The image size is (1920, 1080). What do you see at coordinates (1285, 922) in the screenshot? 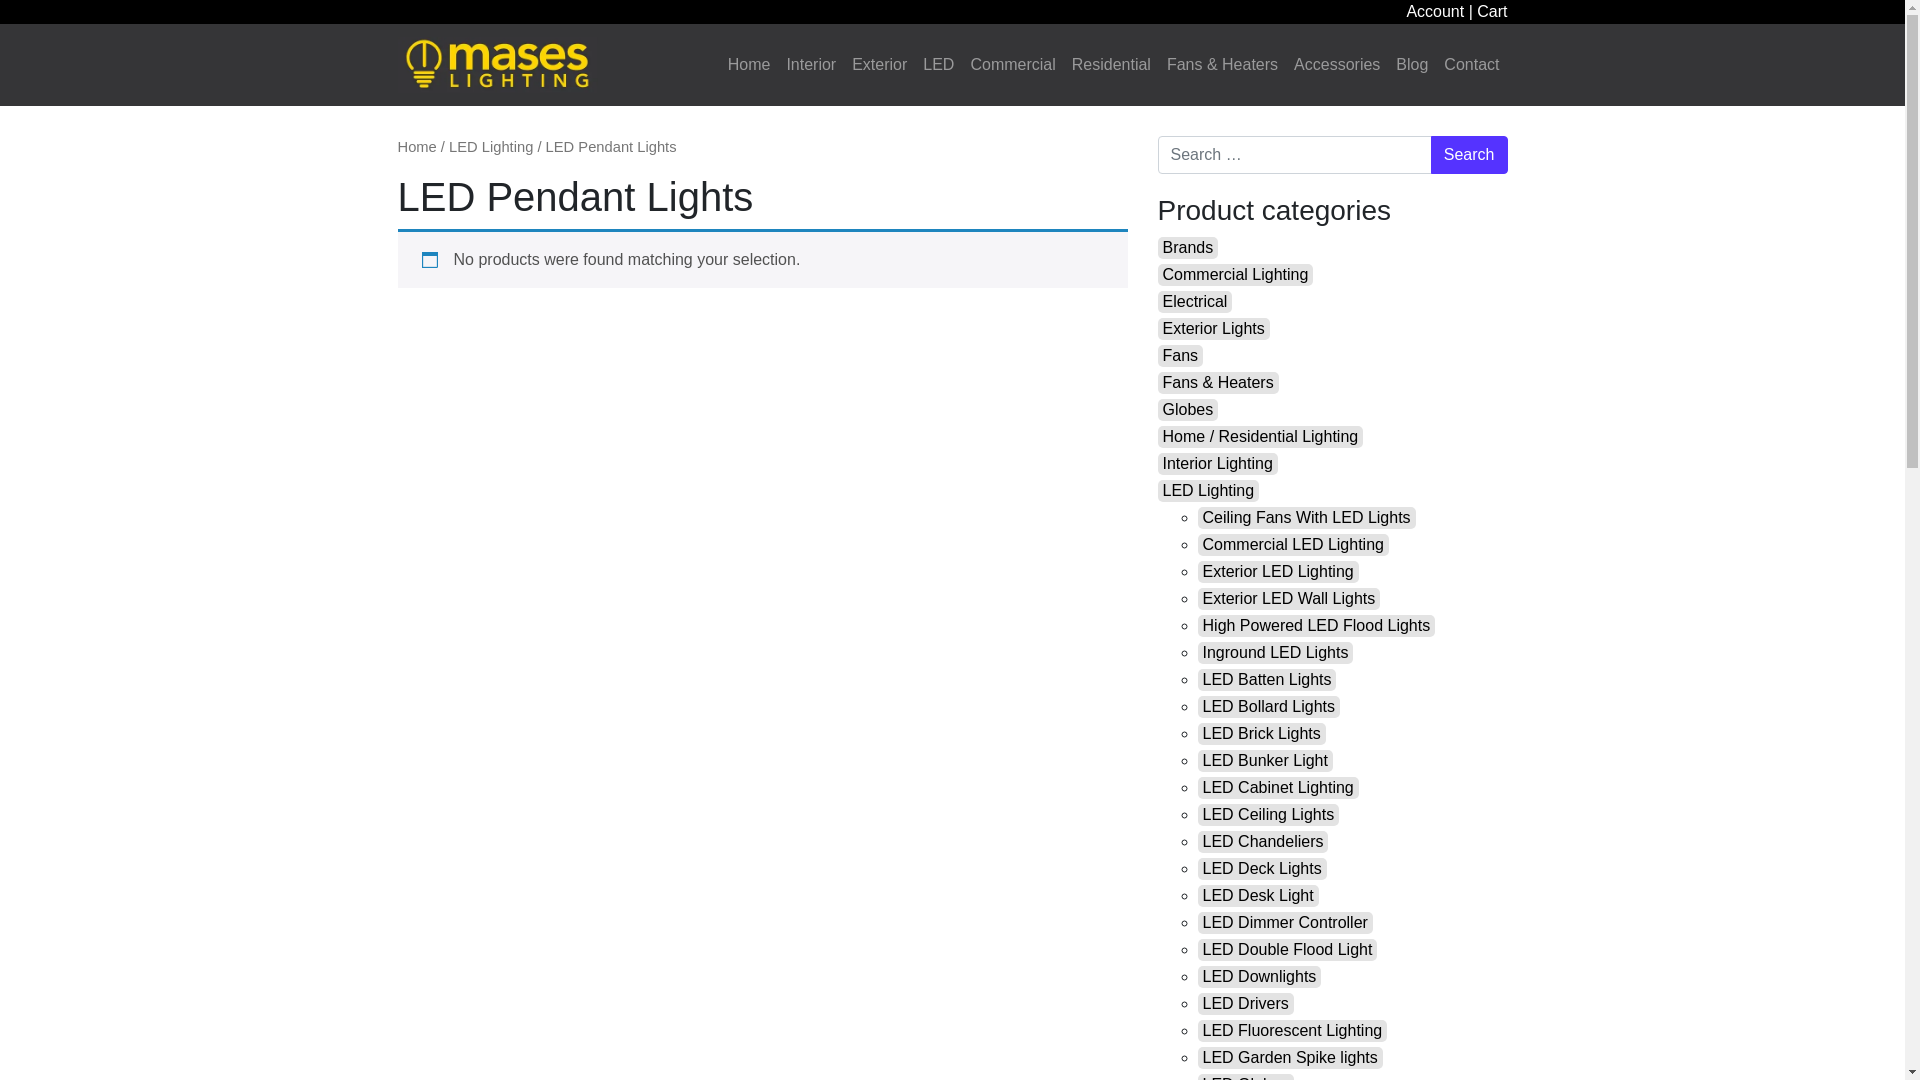
I see `'LED Dimmer Controller'` at bounding box center [1285, 922].